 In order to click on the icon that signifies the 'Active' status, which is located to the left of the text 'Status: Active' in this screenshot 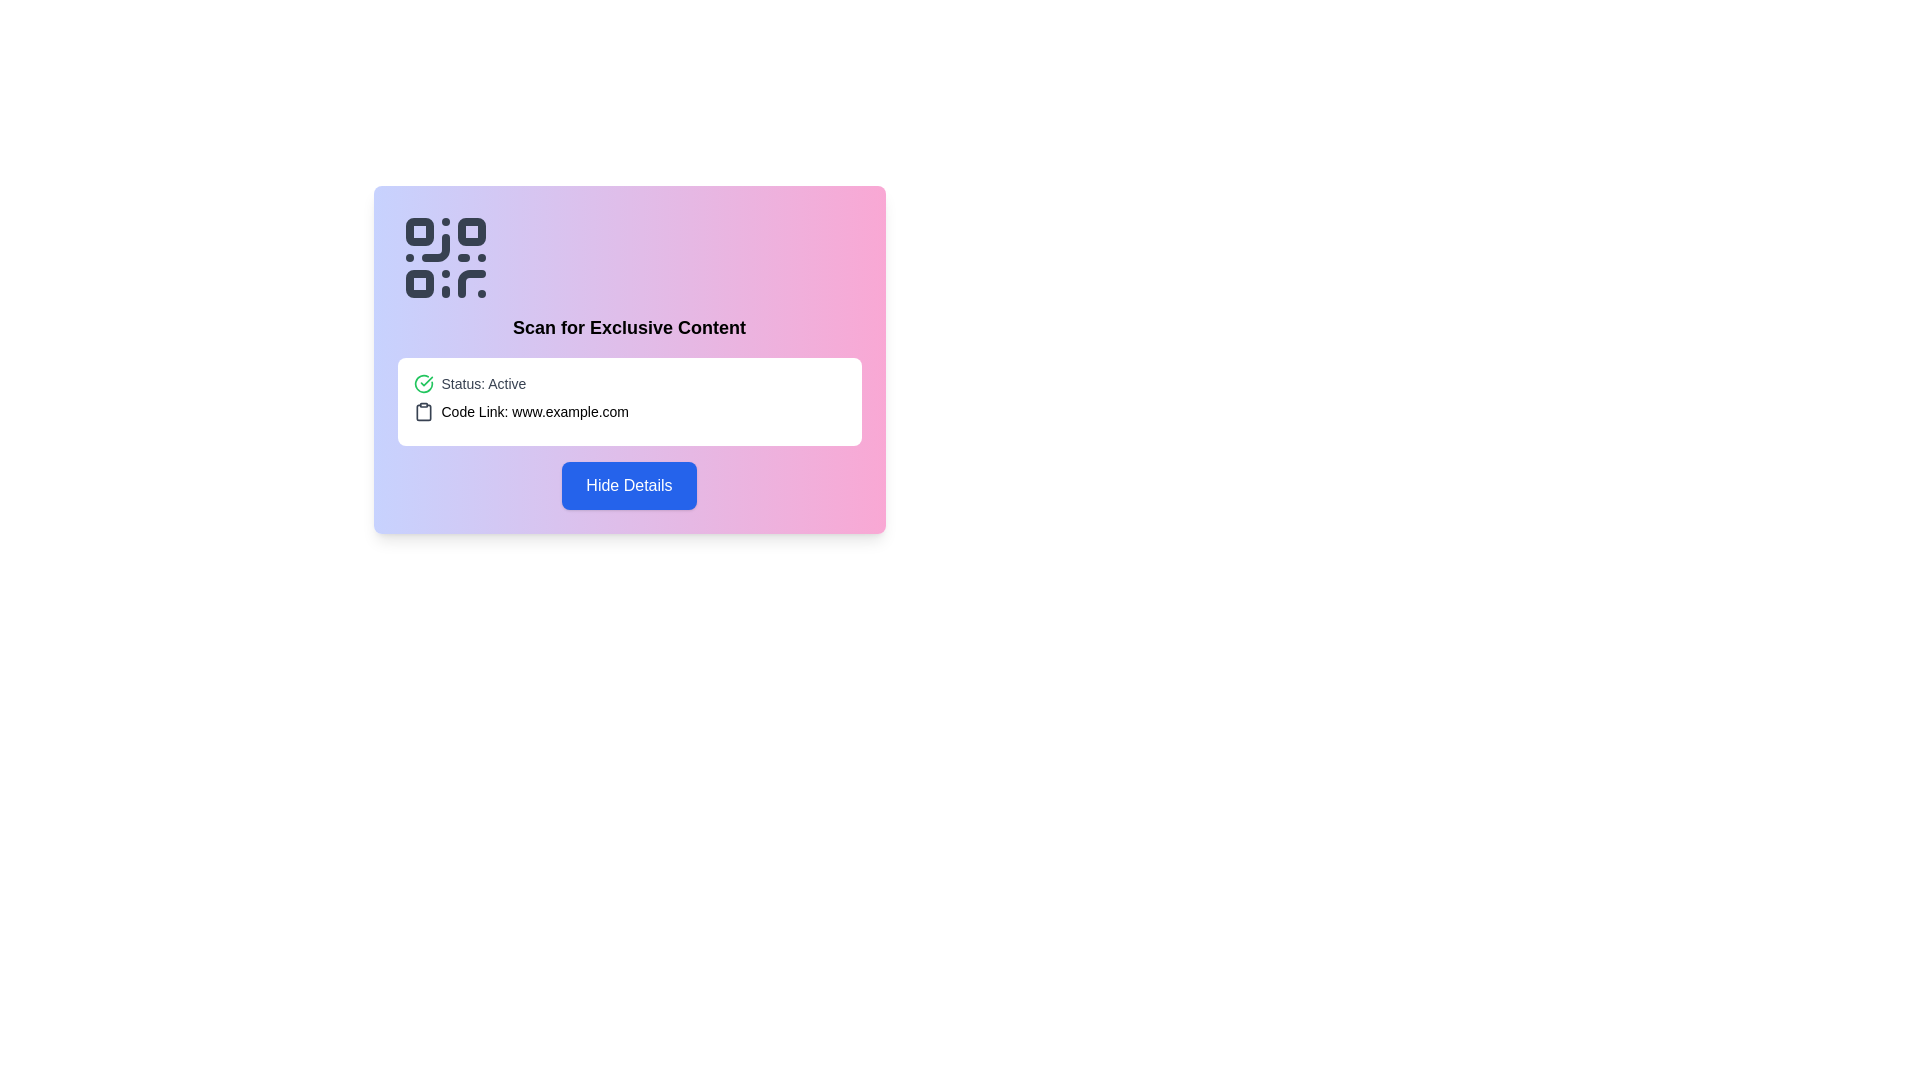, I will do `click(422, 384)`.